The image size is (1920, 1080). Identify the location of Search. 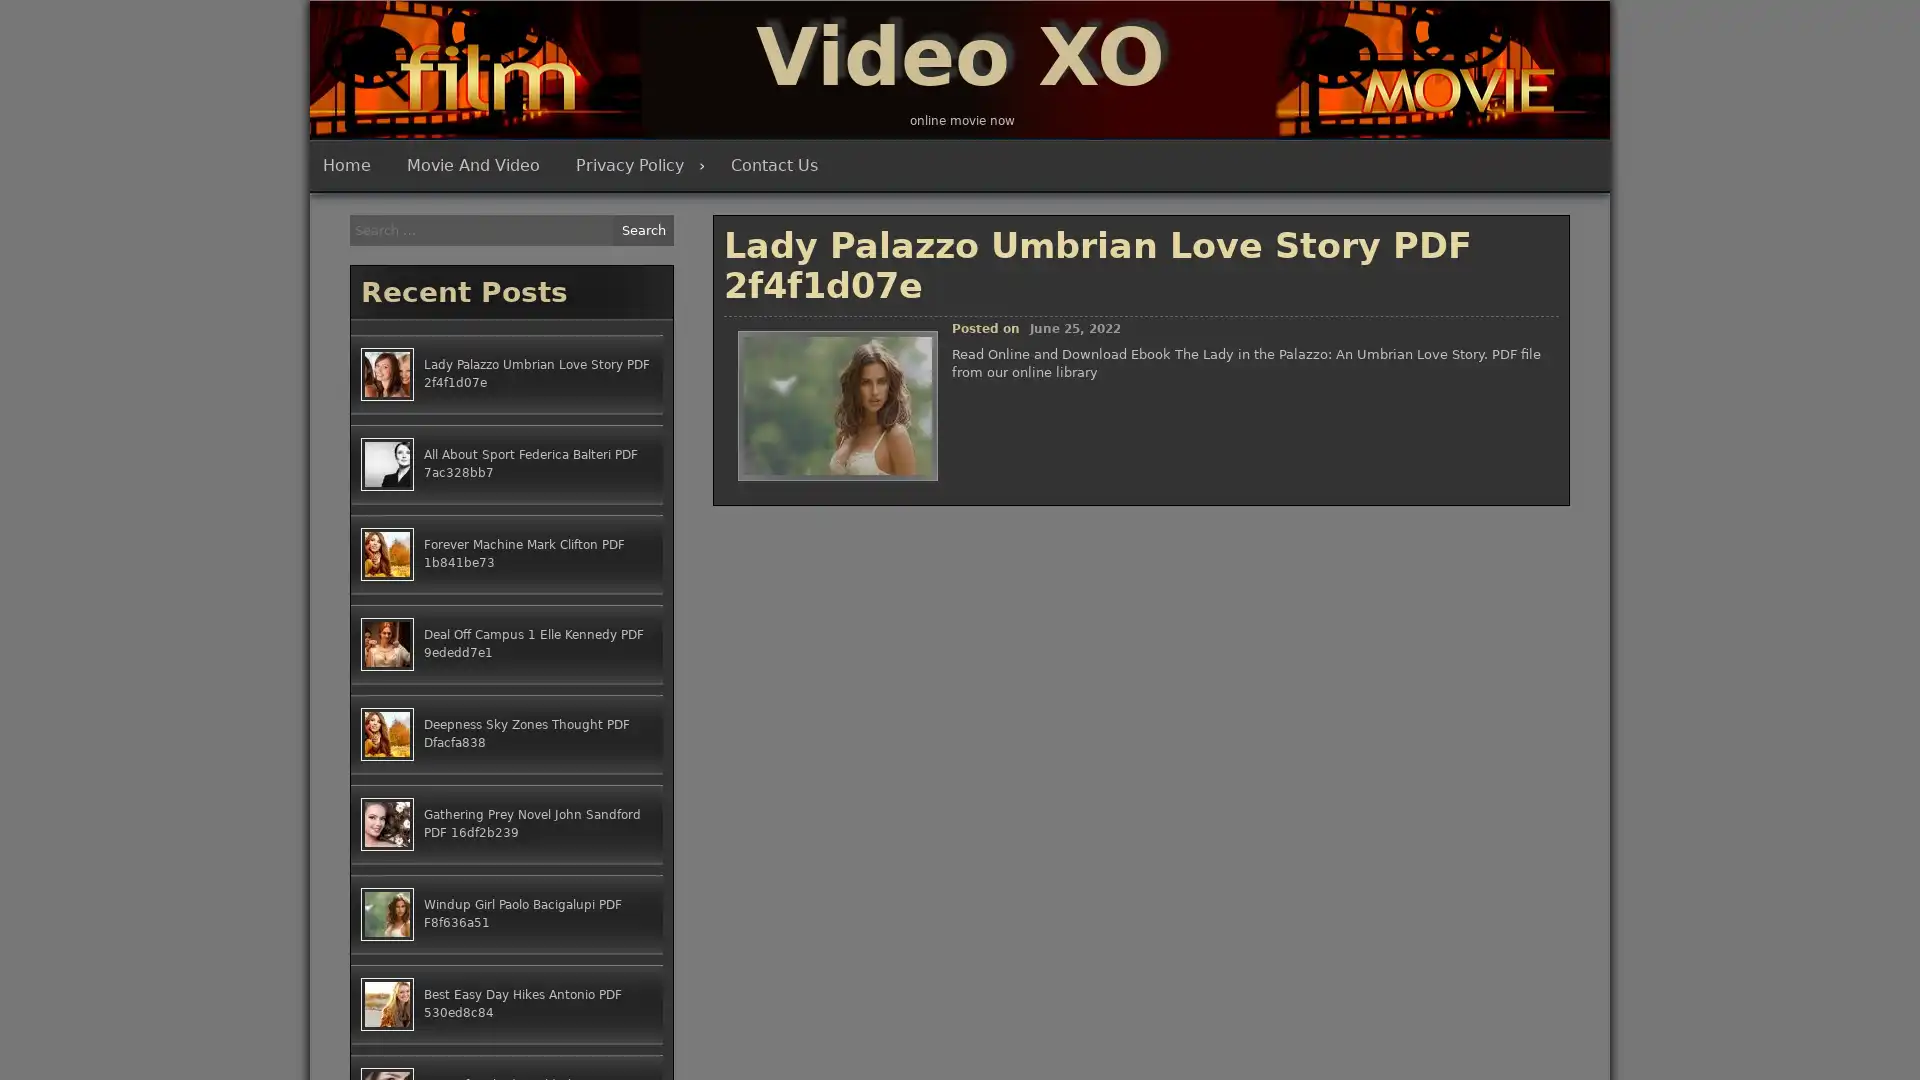
(643, 229).